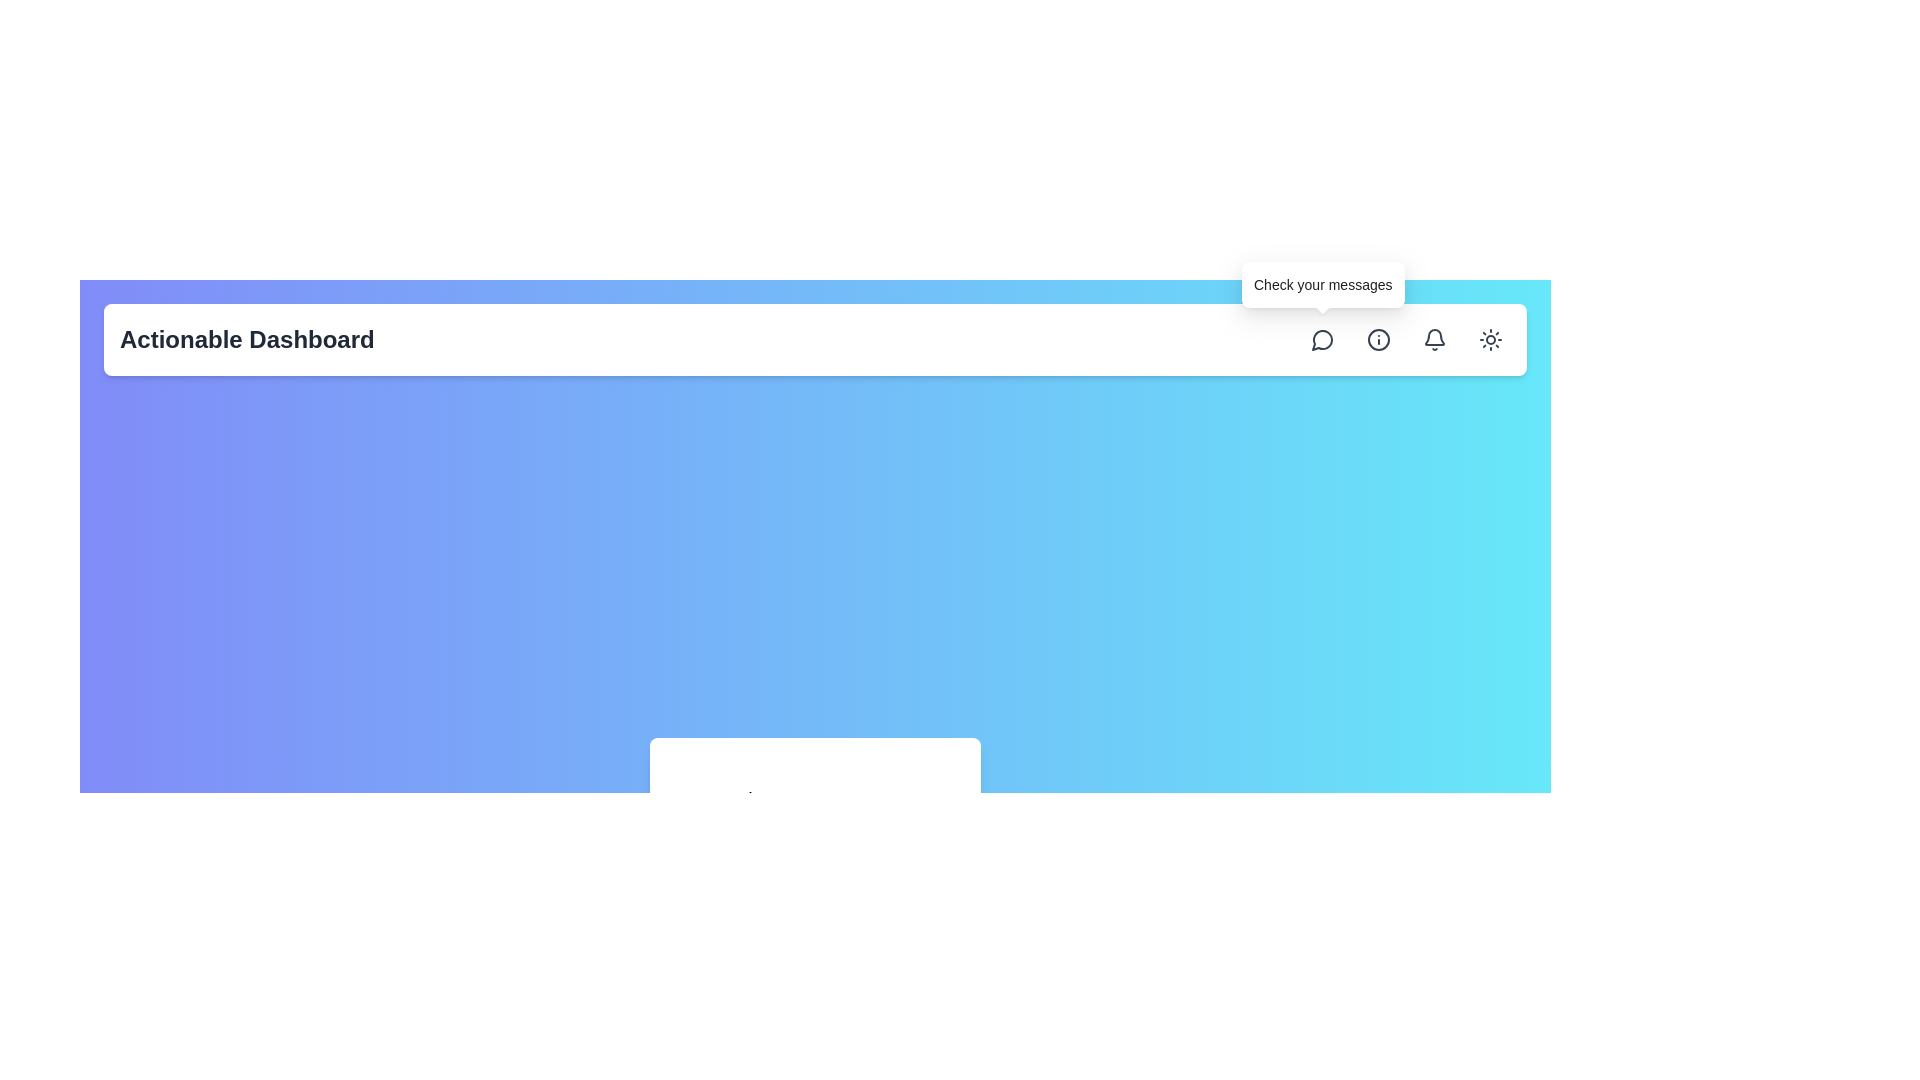 Image resolution: width=1920 pixels, height=1080 pixels. I want to click on the circular button with a sun icon located at the top-right corner of the interface, so click(1491, 338).